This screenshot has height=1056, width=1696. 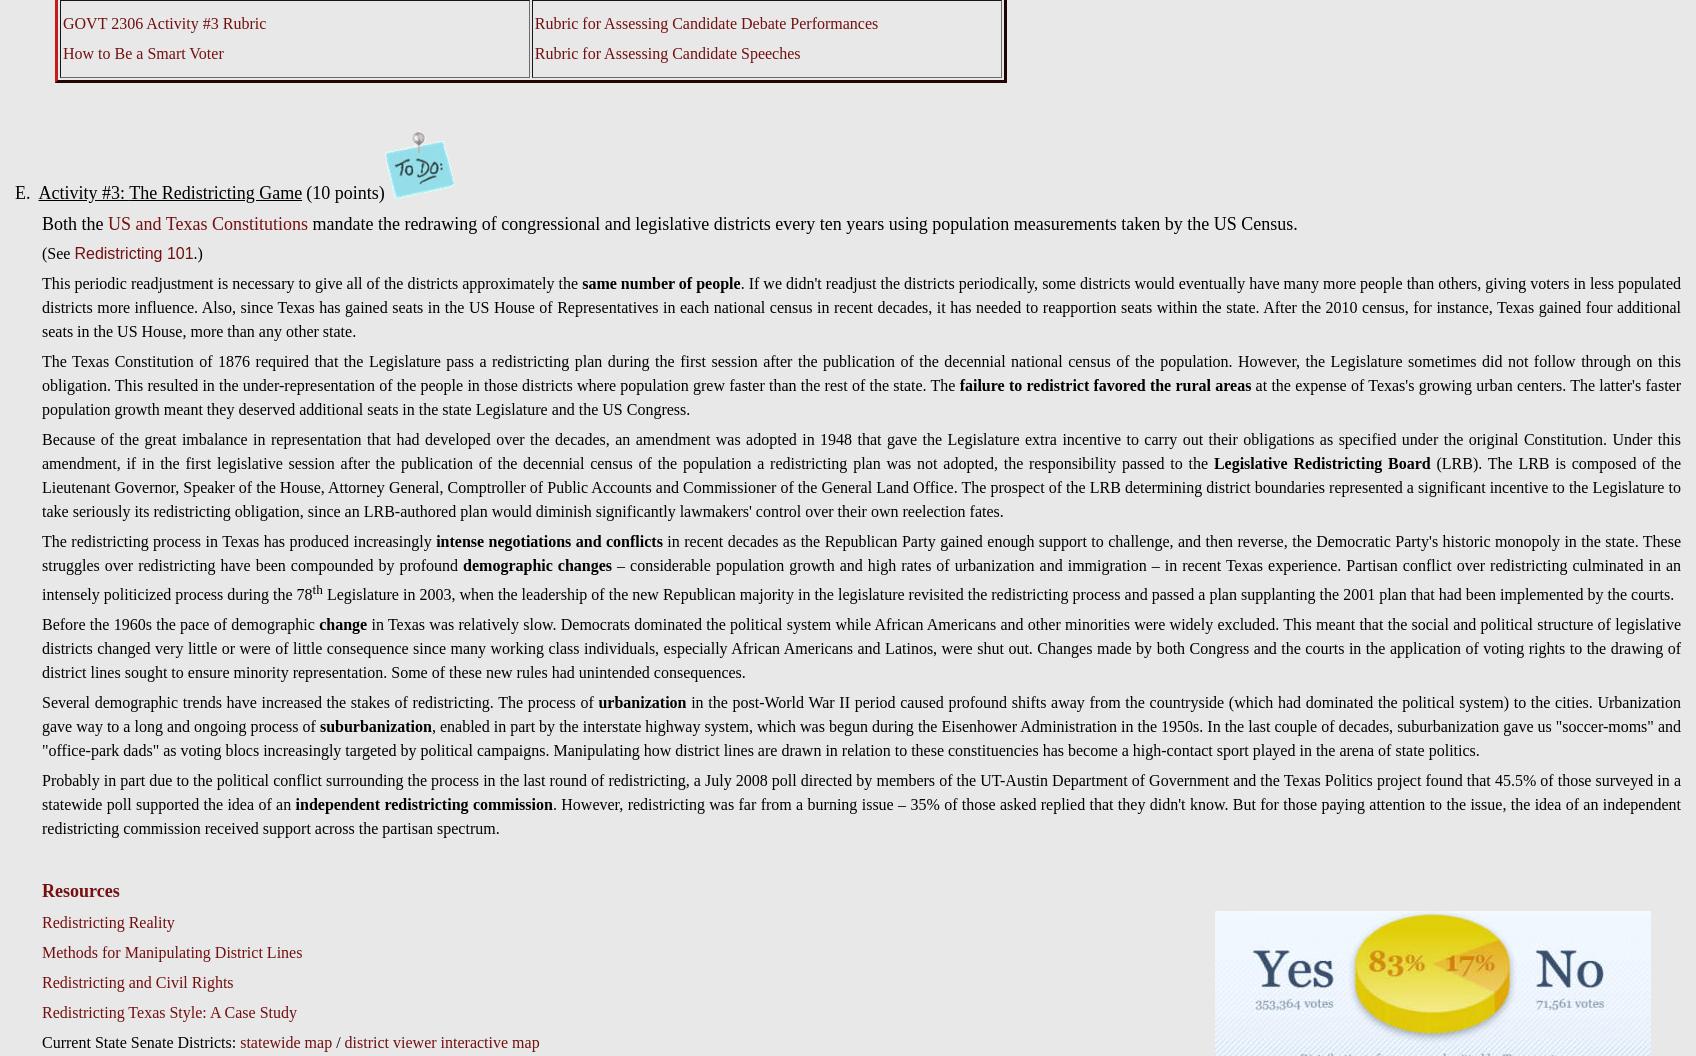 What do you see at coordinates (107, 921) in the screenshot?
I see `'Redistricting Reality'` at bounding box center [107, 921].